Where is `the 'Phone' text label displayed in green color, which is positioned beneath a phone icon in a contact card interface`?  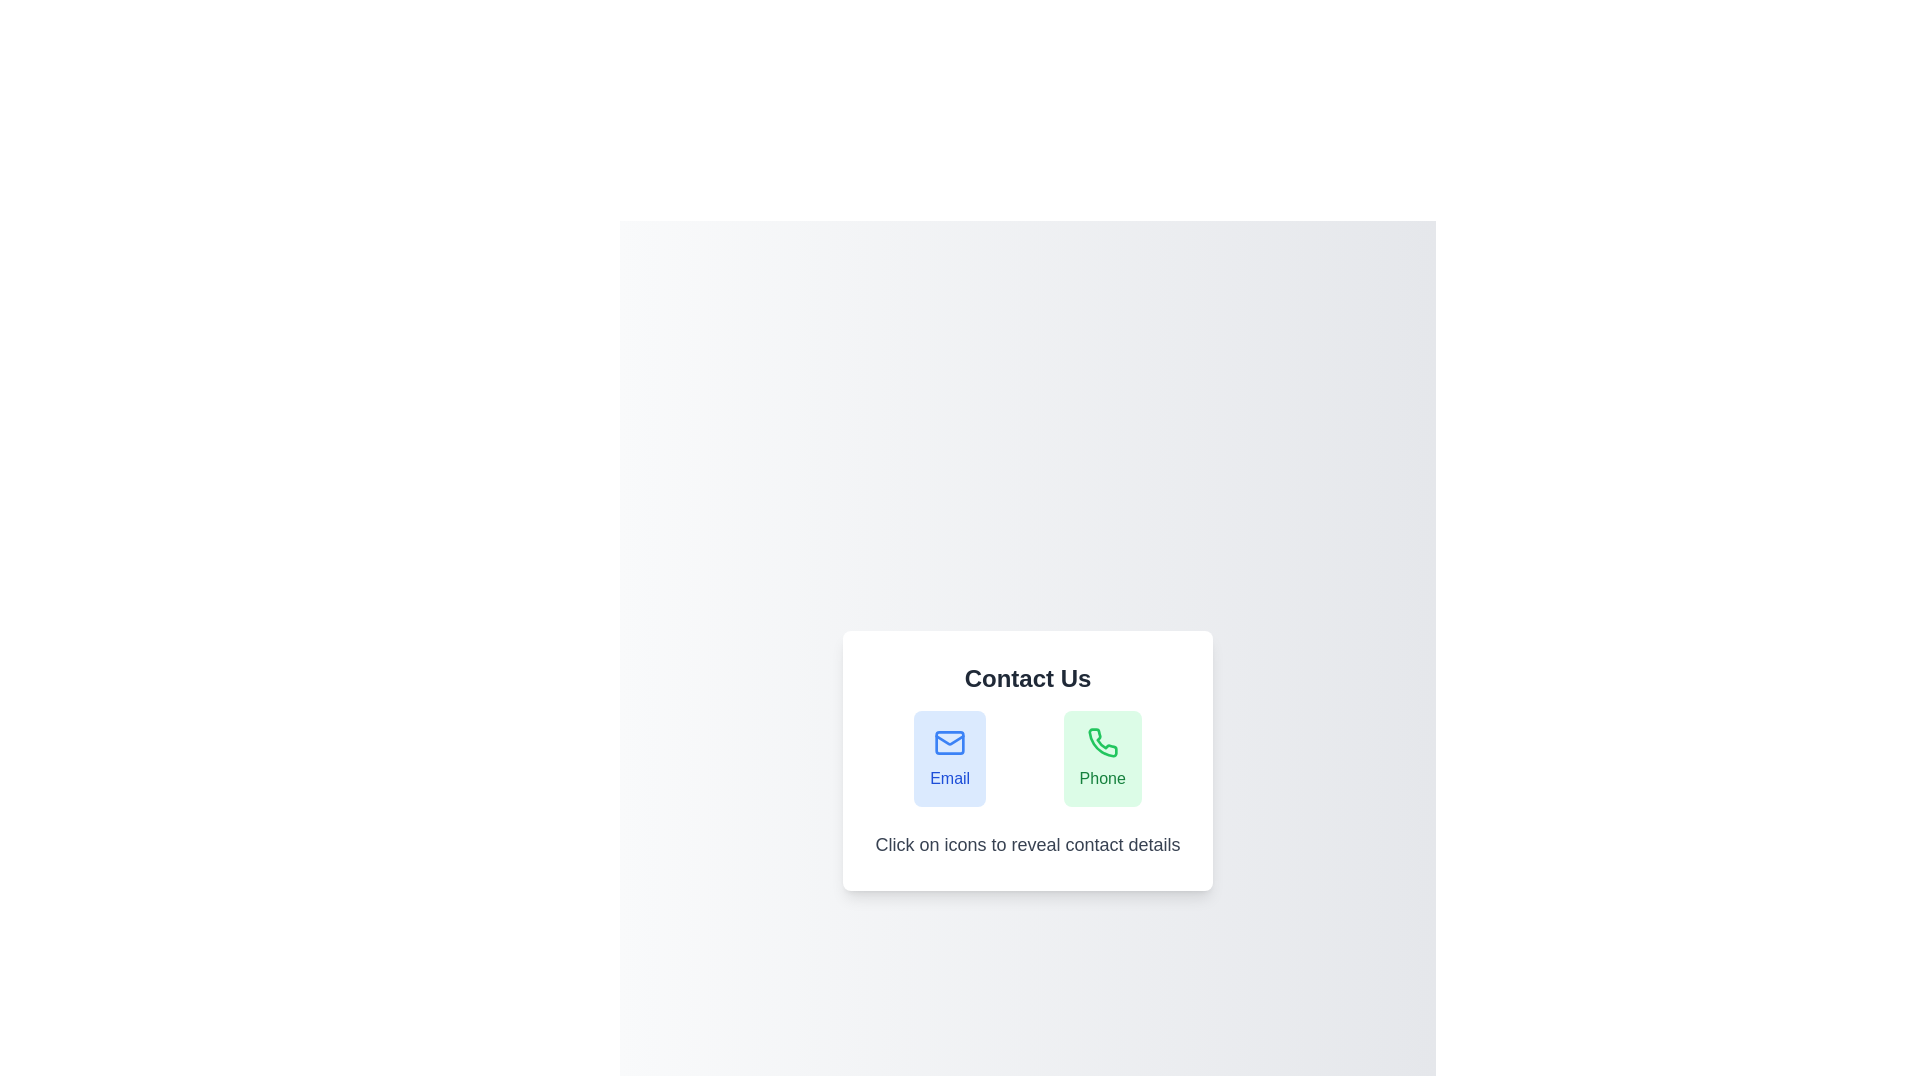 the 'Phone' text label displayed in green color, which is positioned beneath a phone icon in a contact card interface is located at coordinates (1101, 778).